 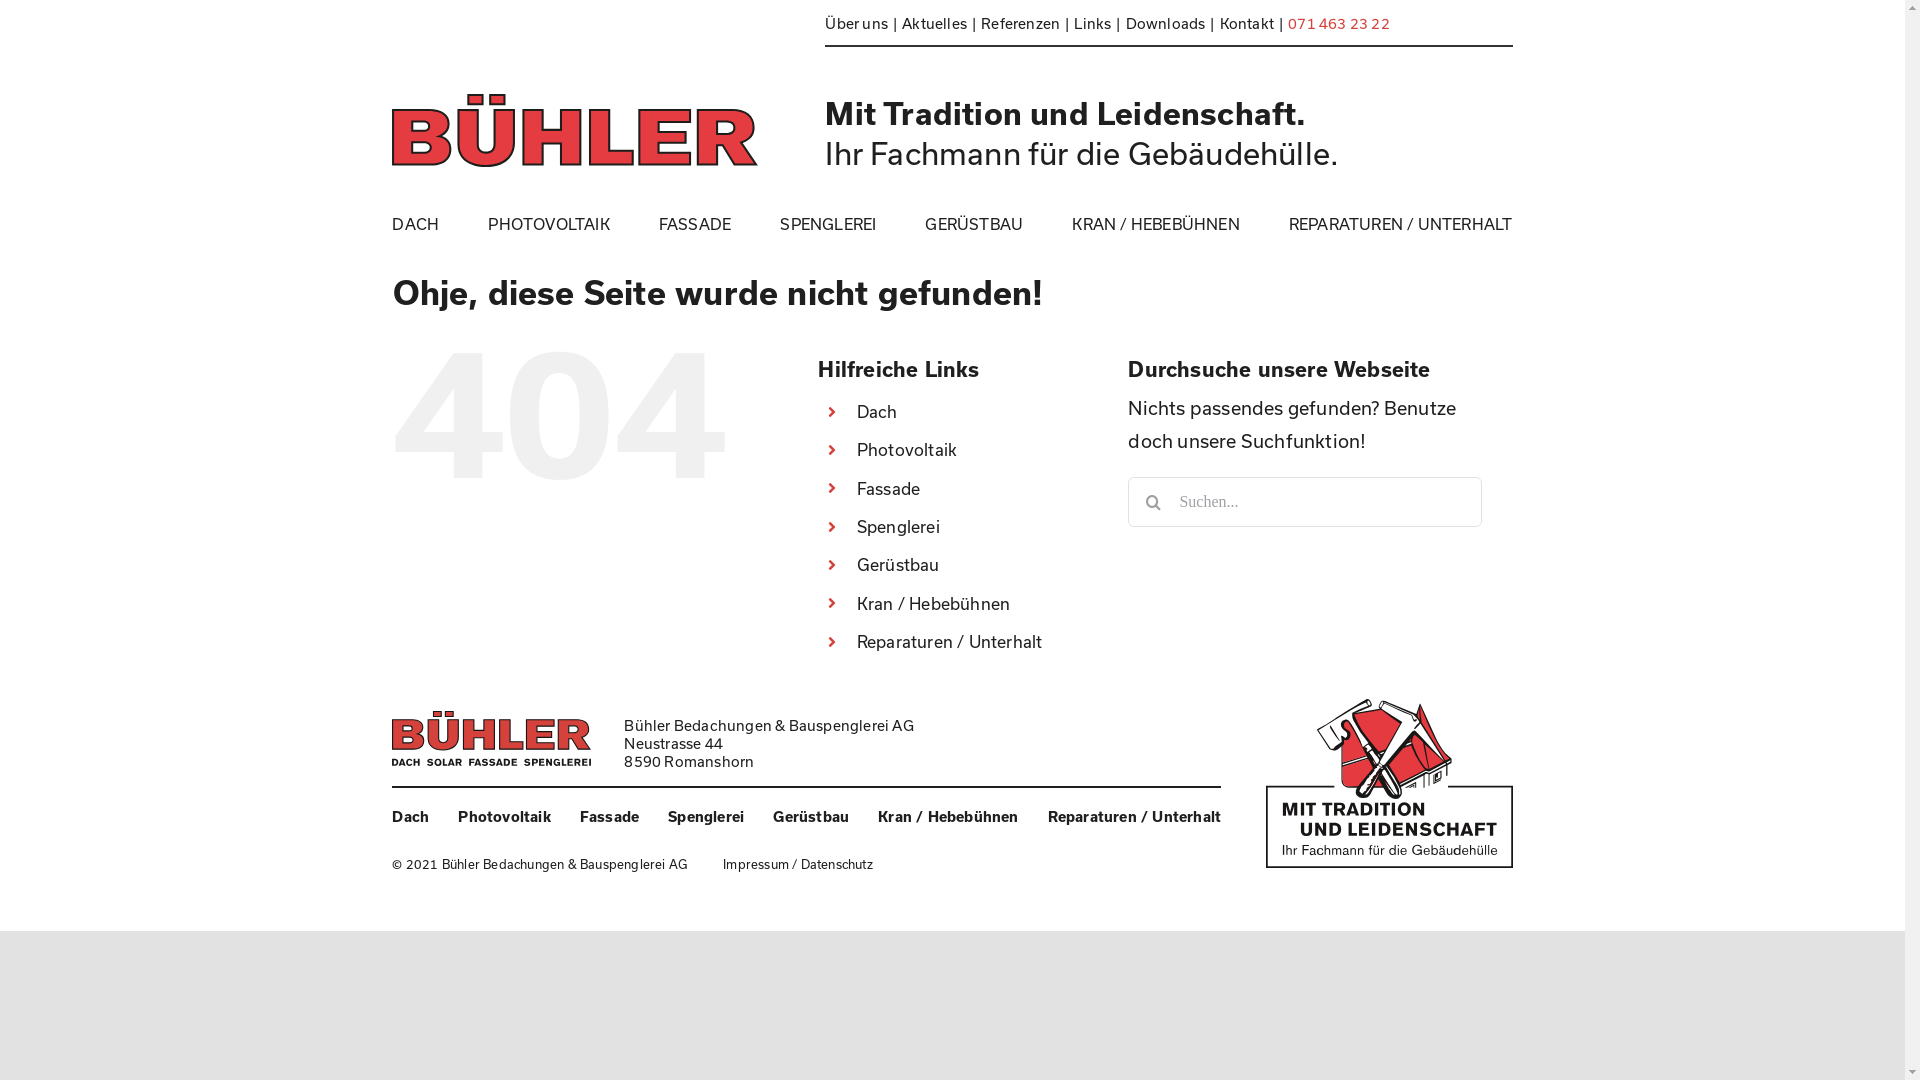 I want to click on 'Photovoltaik', so click(x=857, y=448).